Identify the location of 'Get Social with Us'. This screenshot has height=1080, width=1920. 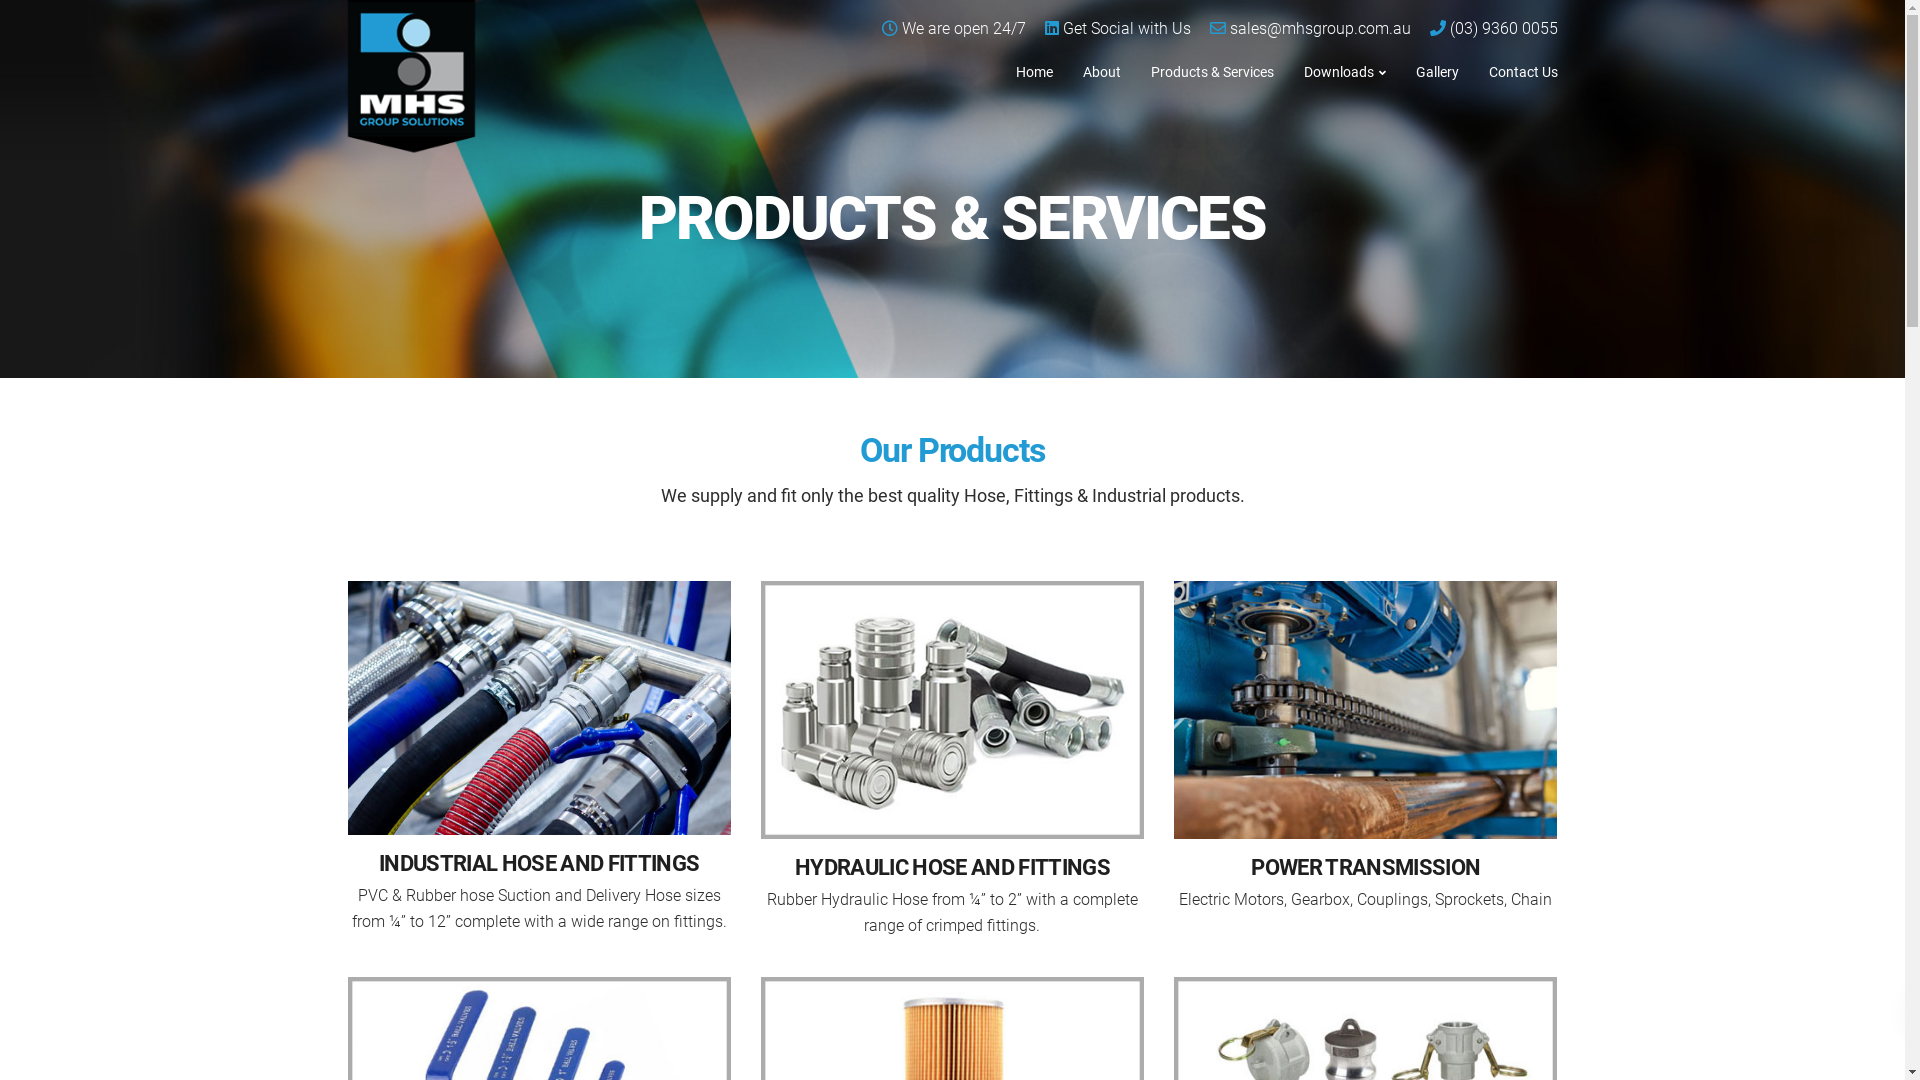
(1126, 28).